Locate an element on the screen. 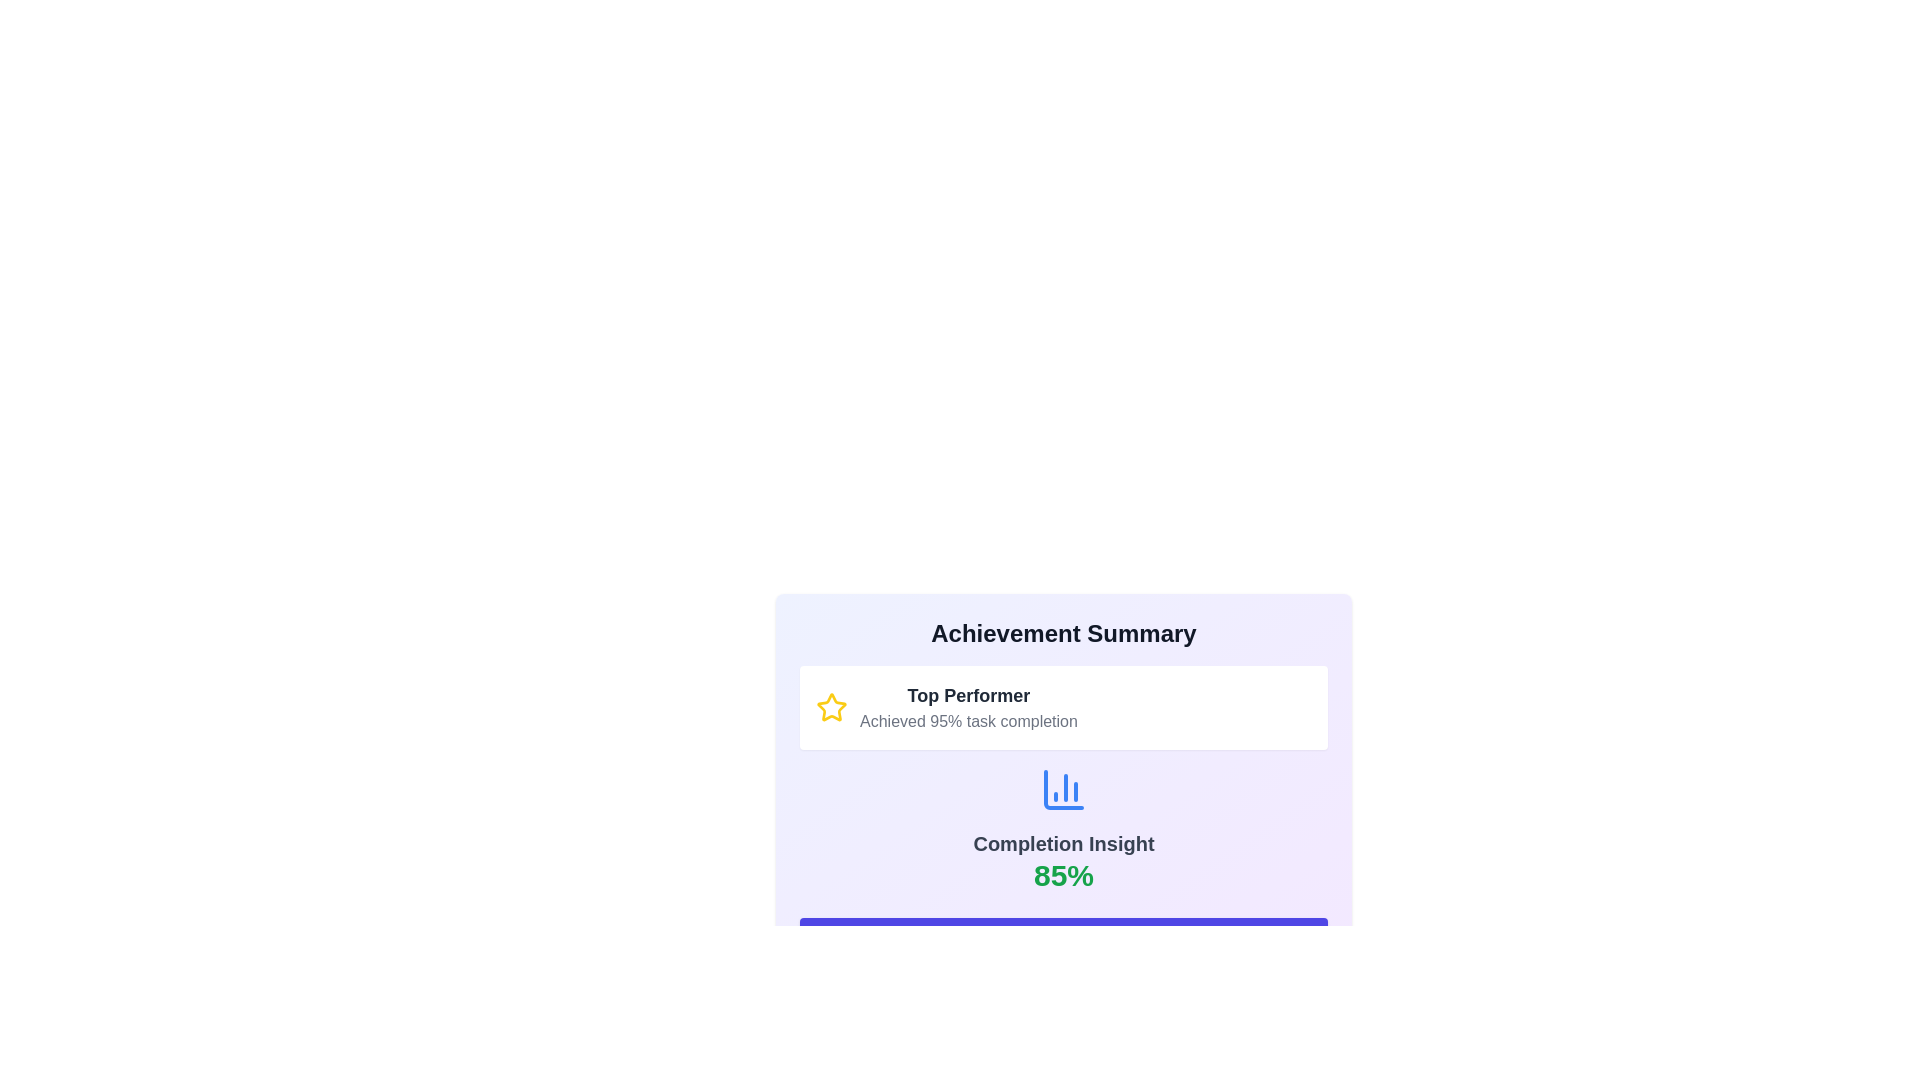 This screenshot has height=1080, width=1920. the leftmost vertical line of the bar chart icon, which is styled in blue and has a minimalistic outline is located at coordinates (1063, 789).